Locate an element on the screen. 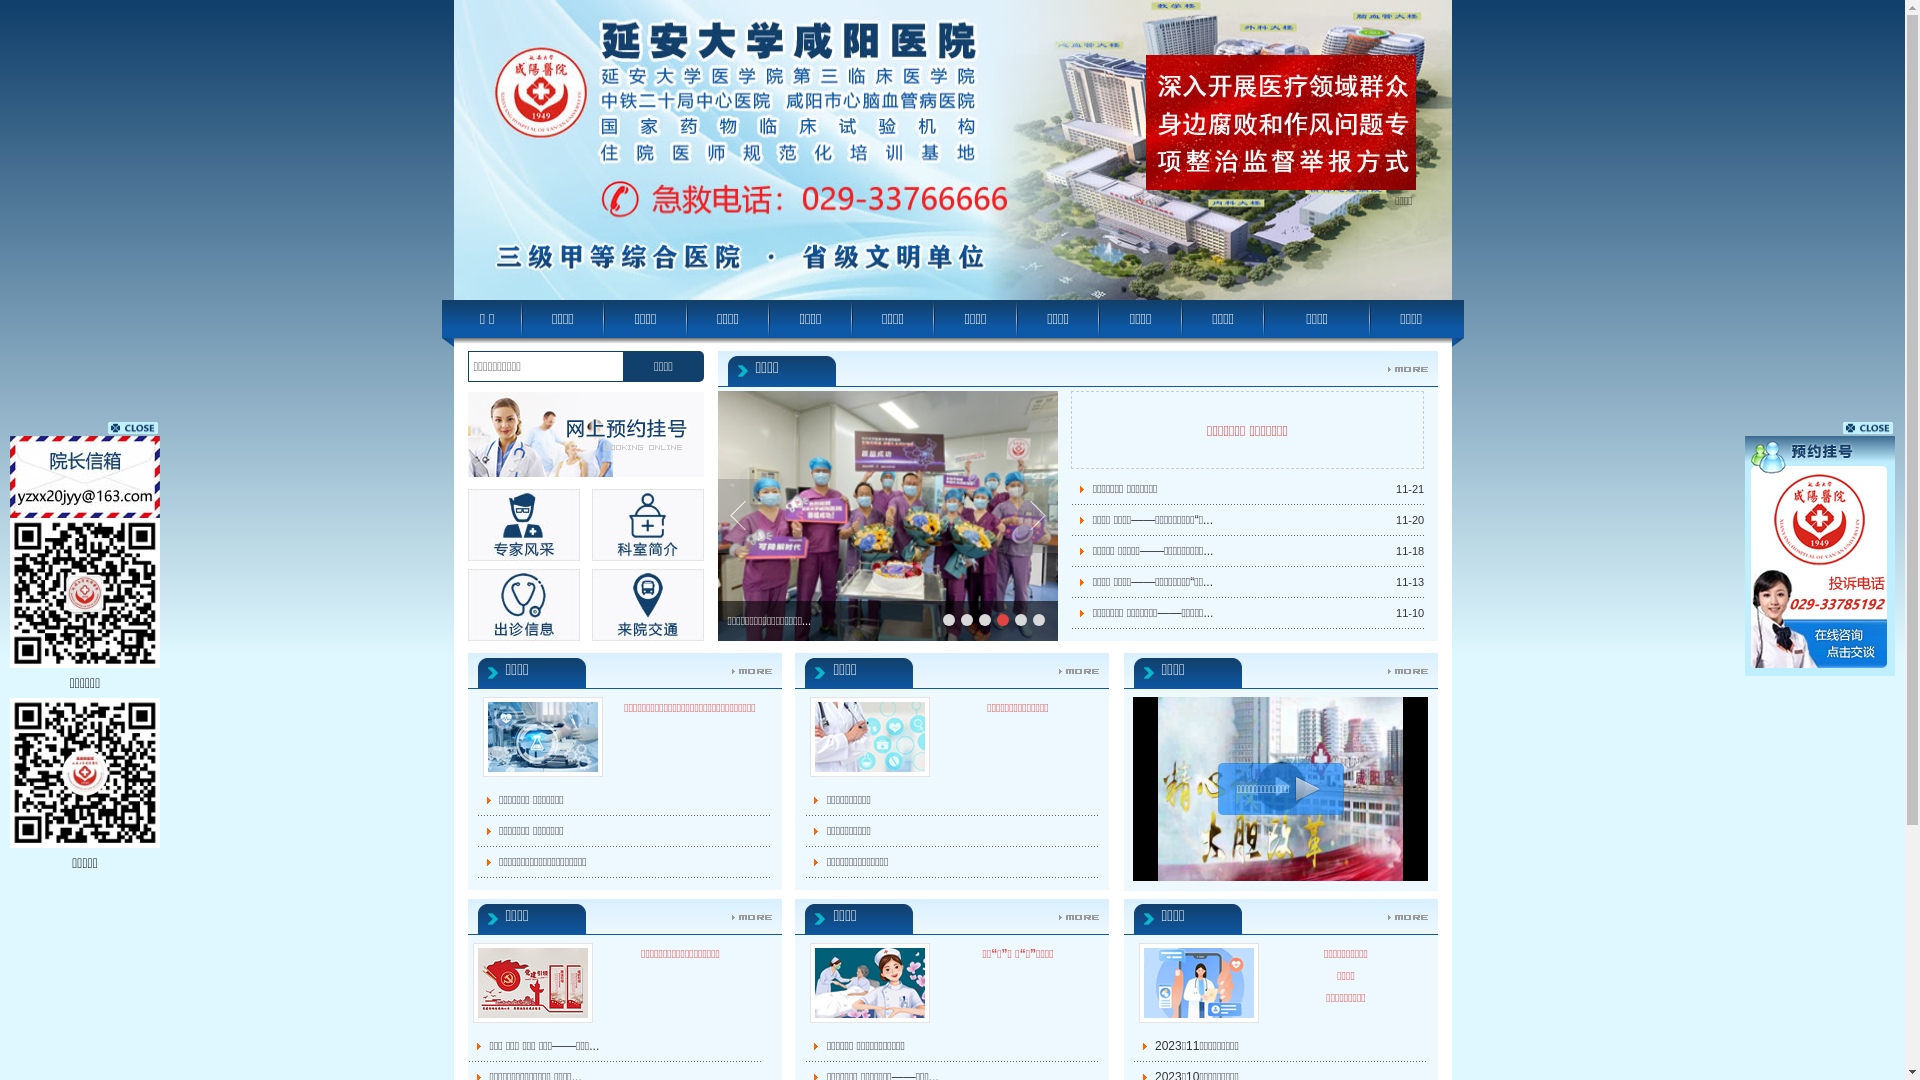 The width and height of the screenshot is (1920, 1080). '11-10' is located at coordinates (1409, 612).